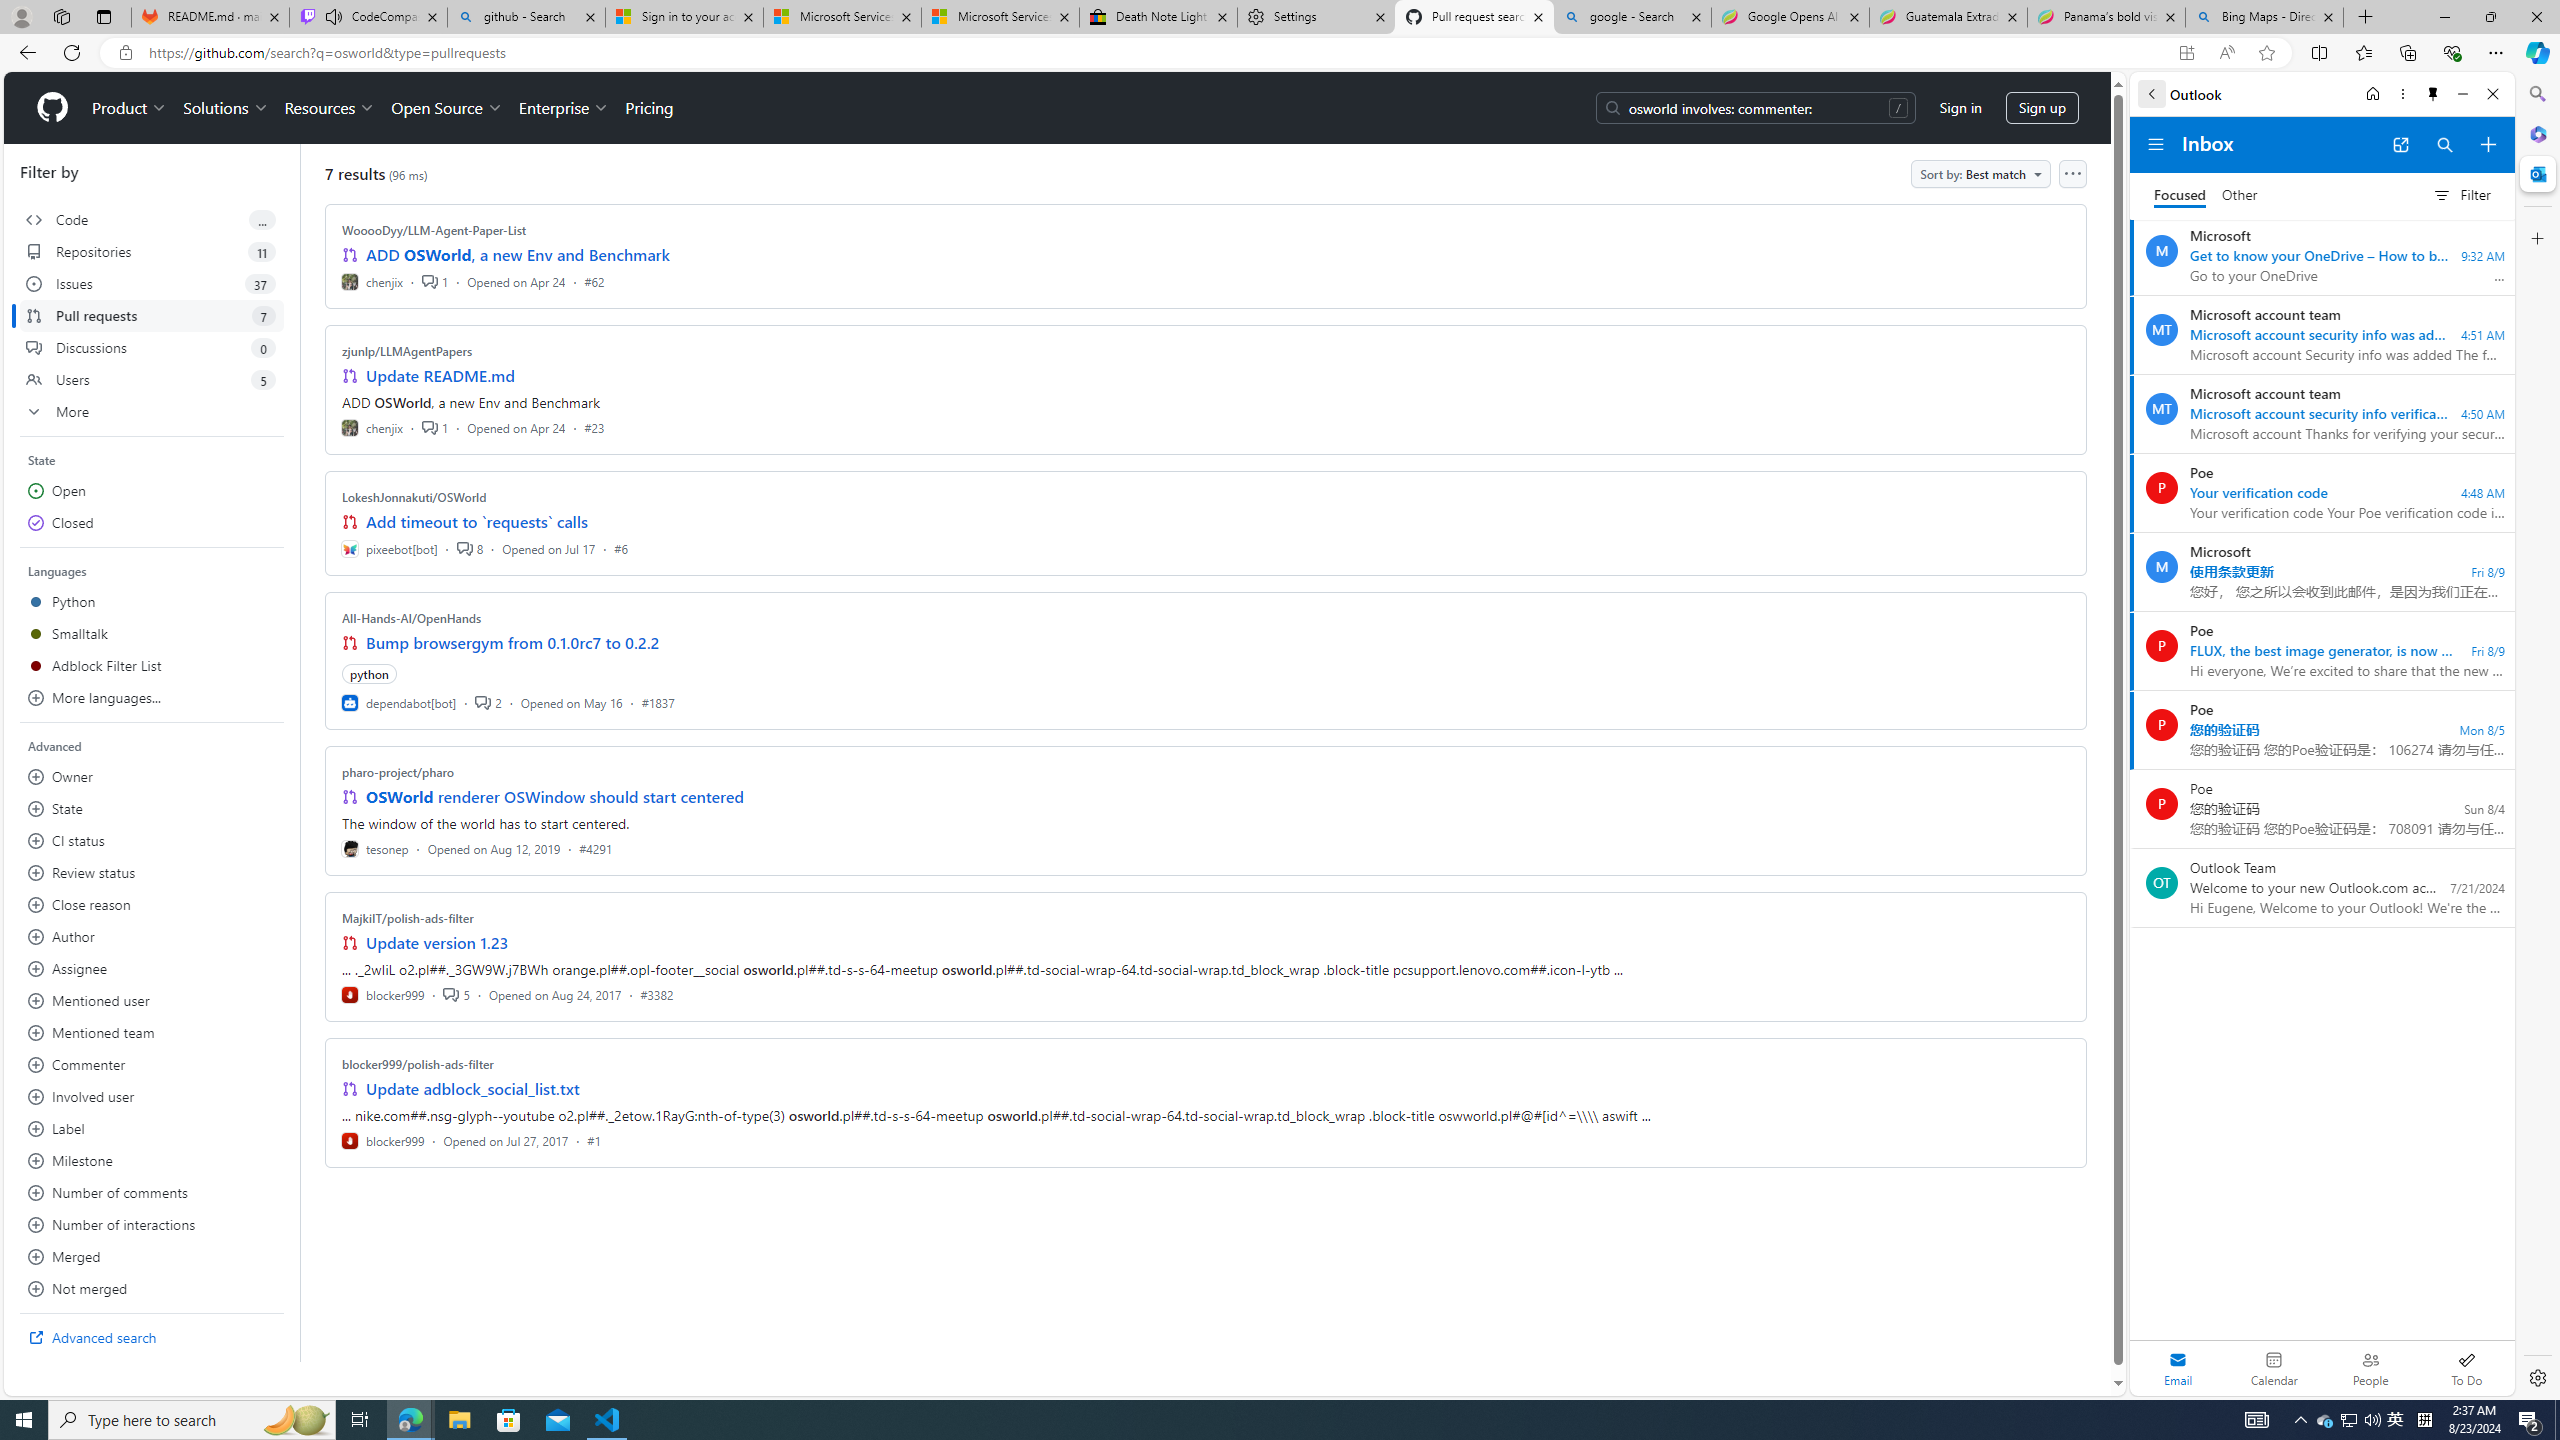 This screenshot has width=2560, height=1440. What do you see at coordinates (435, 229) in the screenshot?
I see `'WooooDyy/LLM-Agent-Paper-List'` at bounding box center [435, 229].